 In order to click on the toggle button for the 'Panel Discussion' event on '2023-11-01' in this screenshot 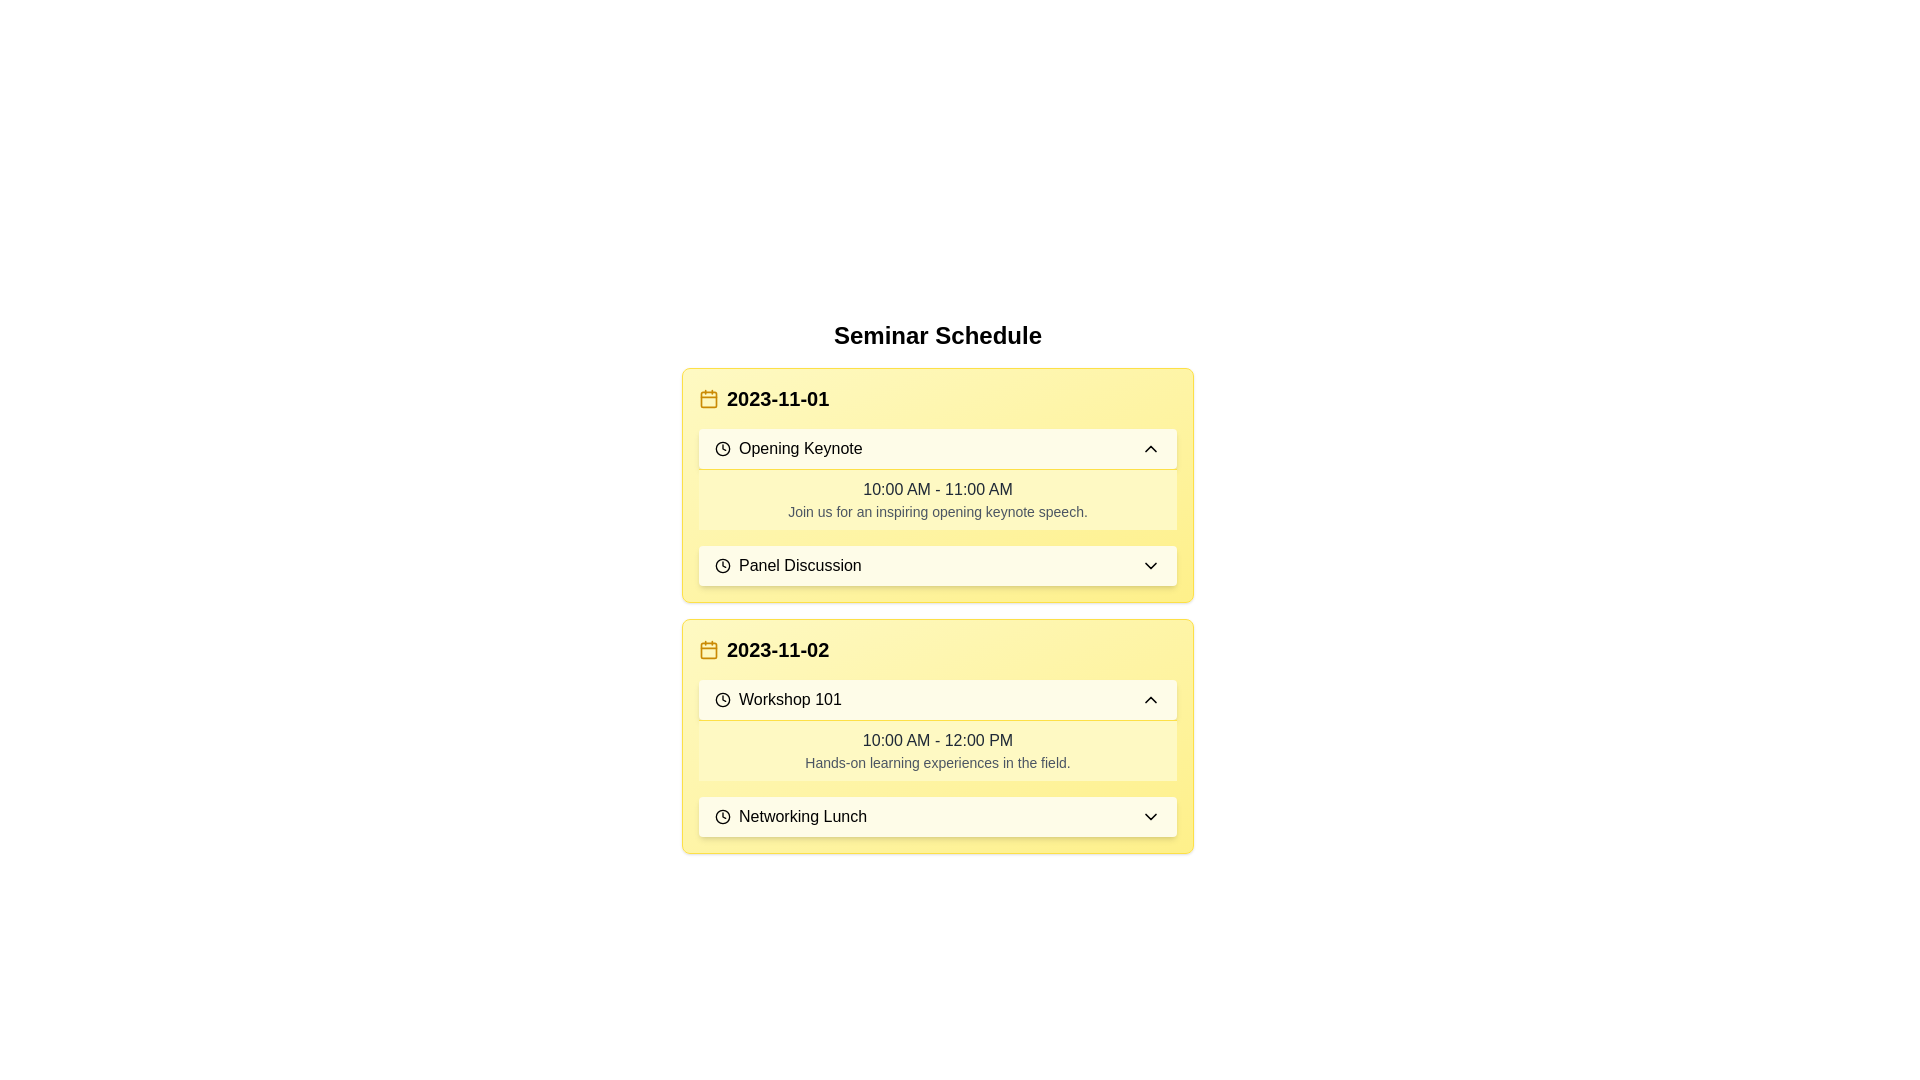, I will do `click(936, 566)`.